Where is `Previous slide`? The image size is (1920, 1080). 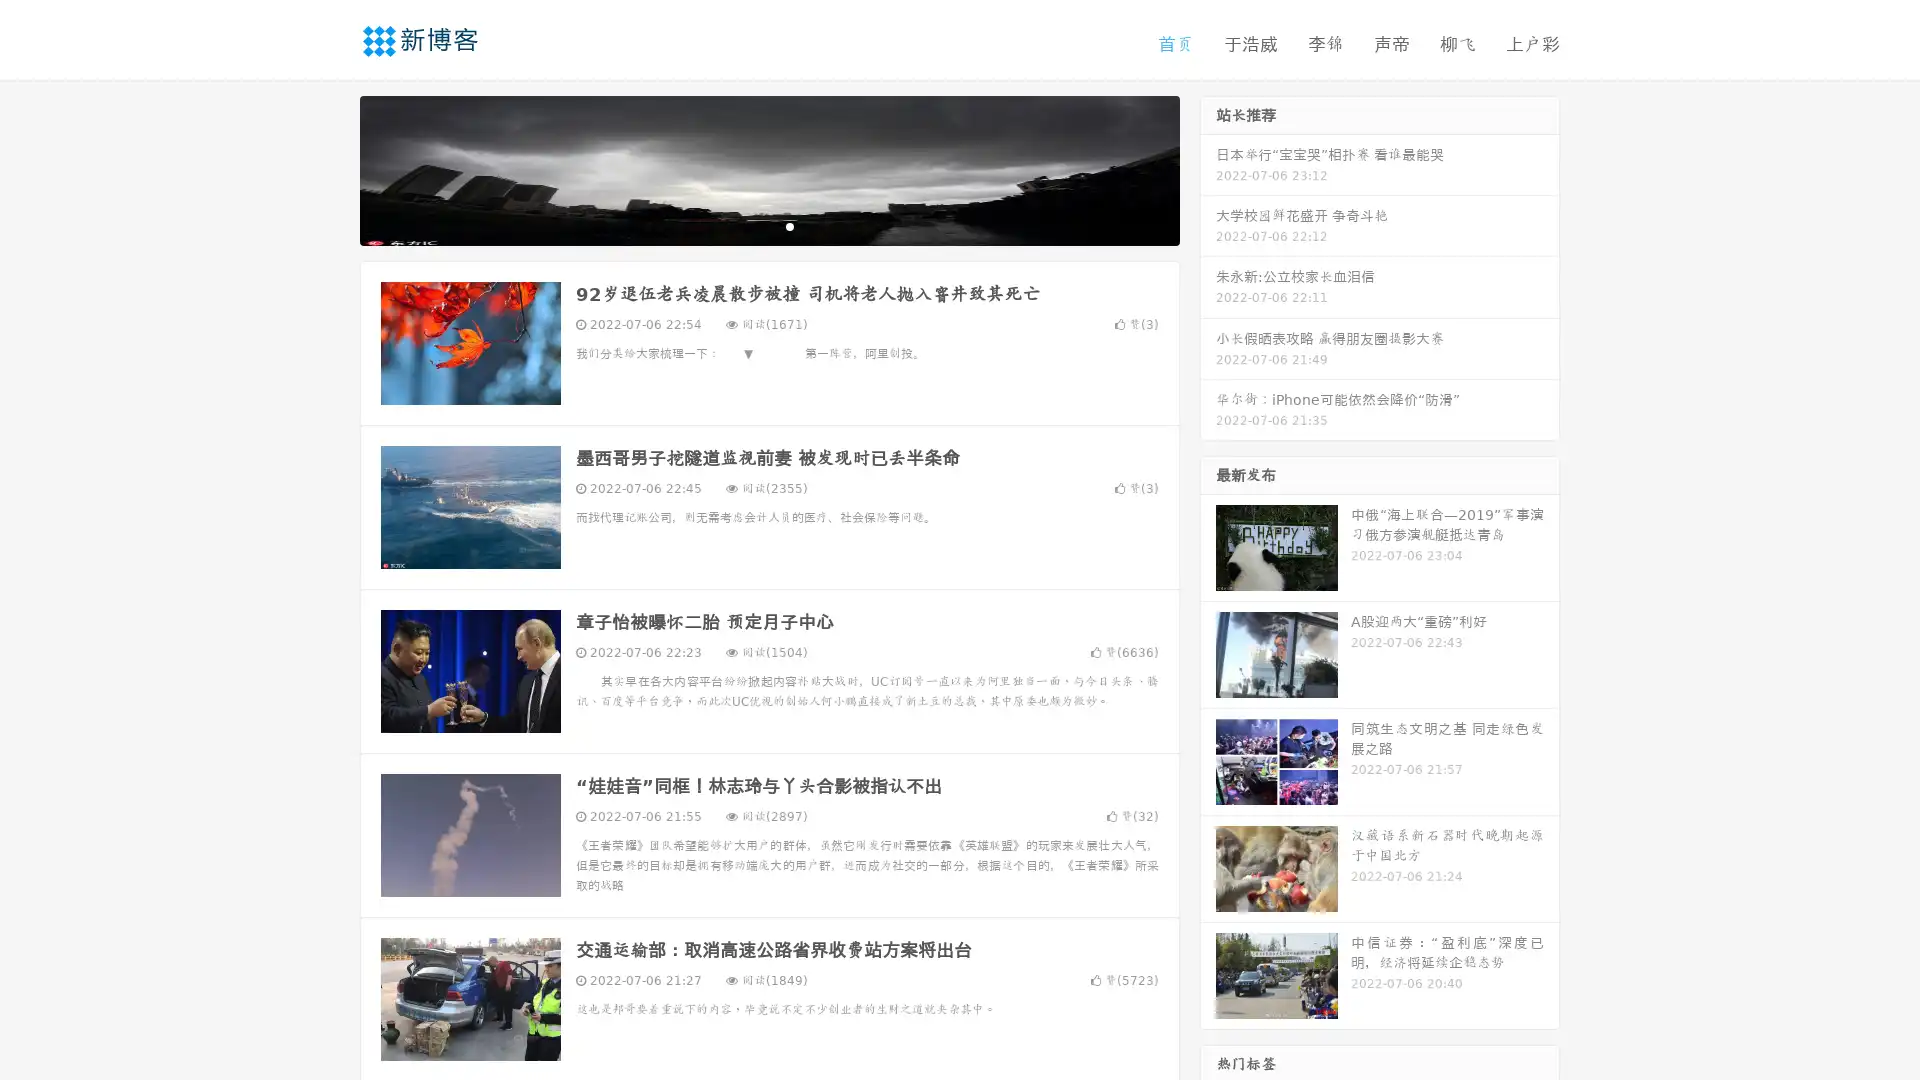 Previous slide is located at coordinates (330, 168).